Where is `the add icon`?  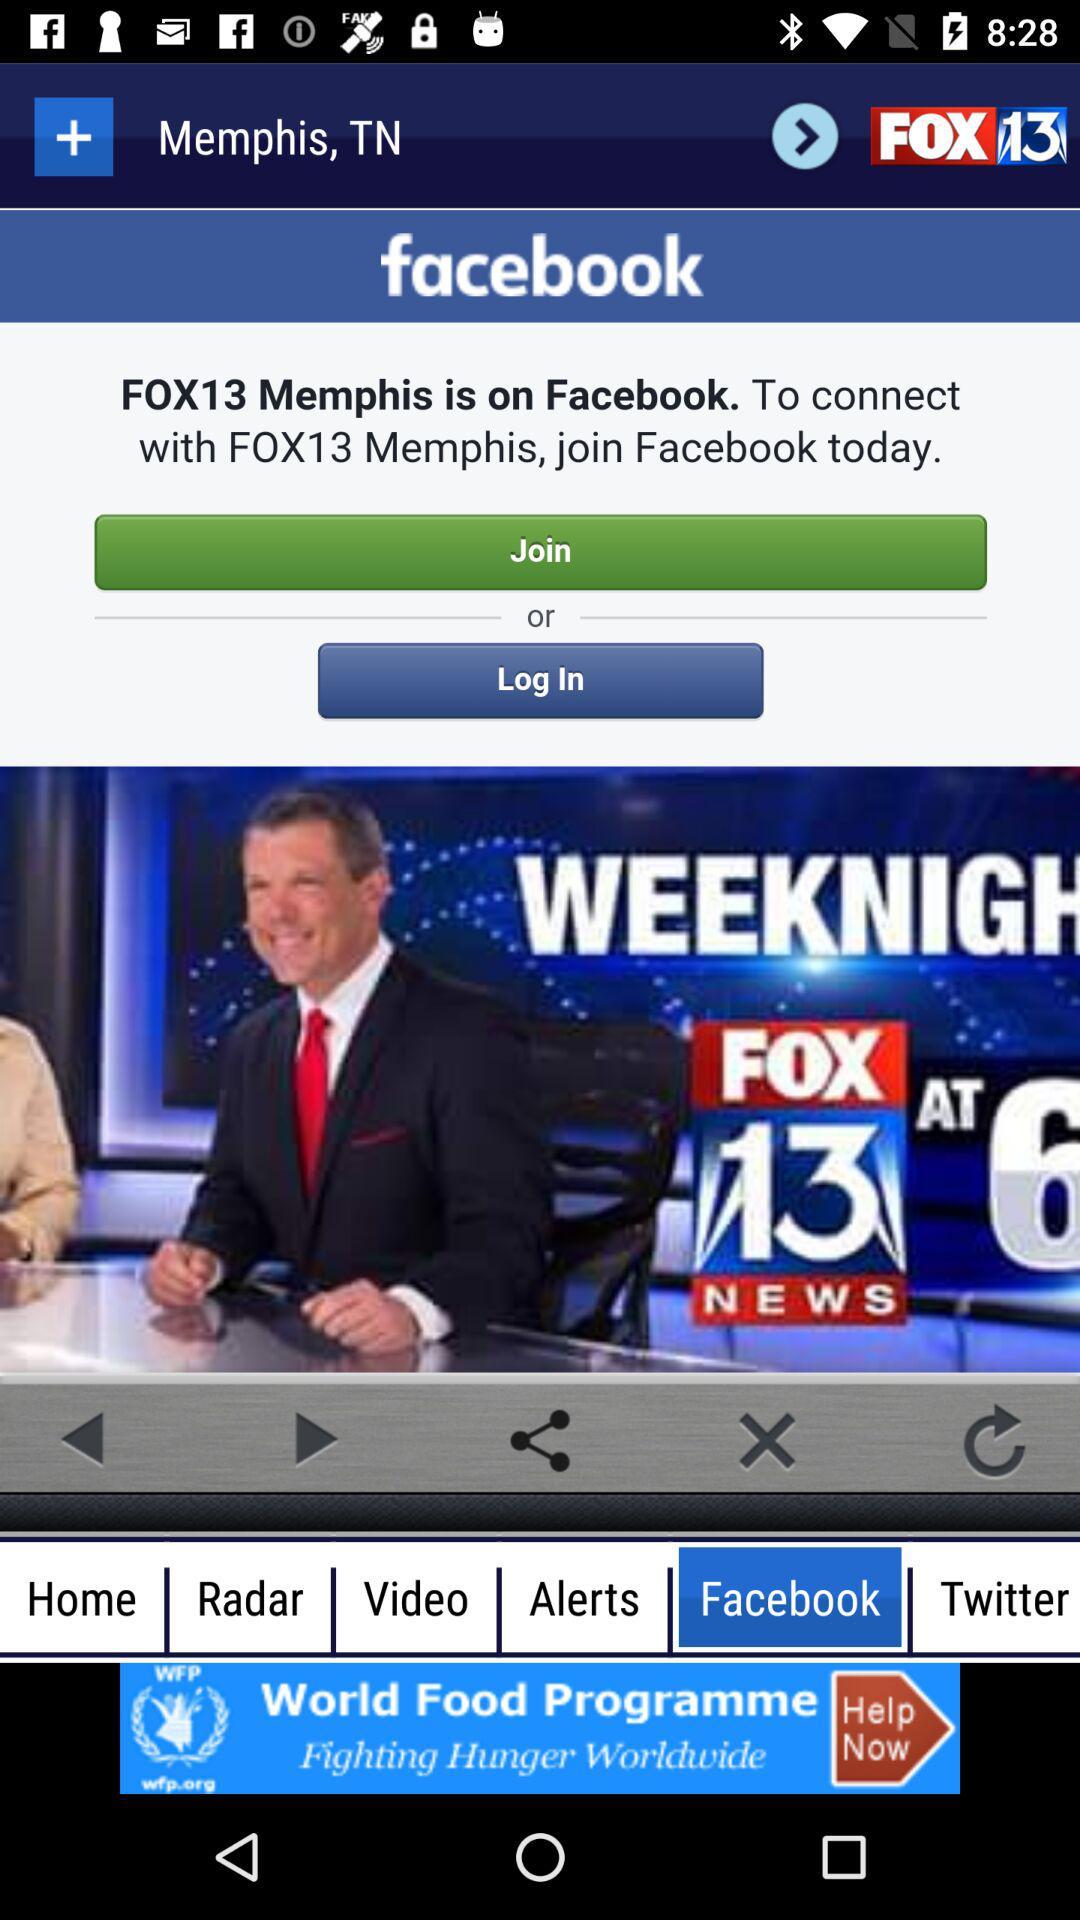
the add icon is located at coordinates (72, 135).